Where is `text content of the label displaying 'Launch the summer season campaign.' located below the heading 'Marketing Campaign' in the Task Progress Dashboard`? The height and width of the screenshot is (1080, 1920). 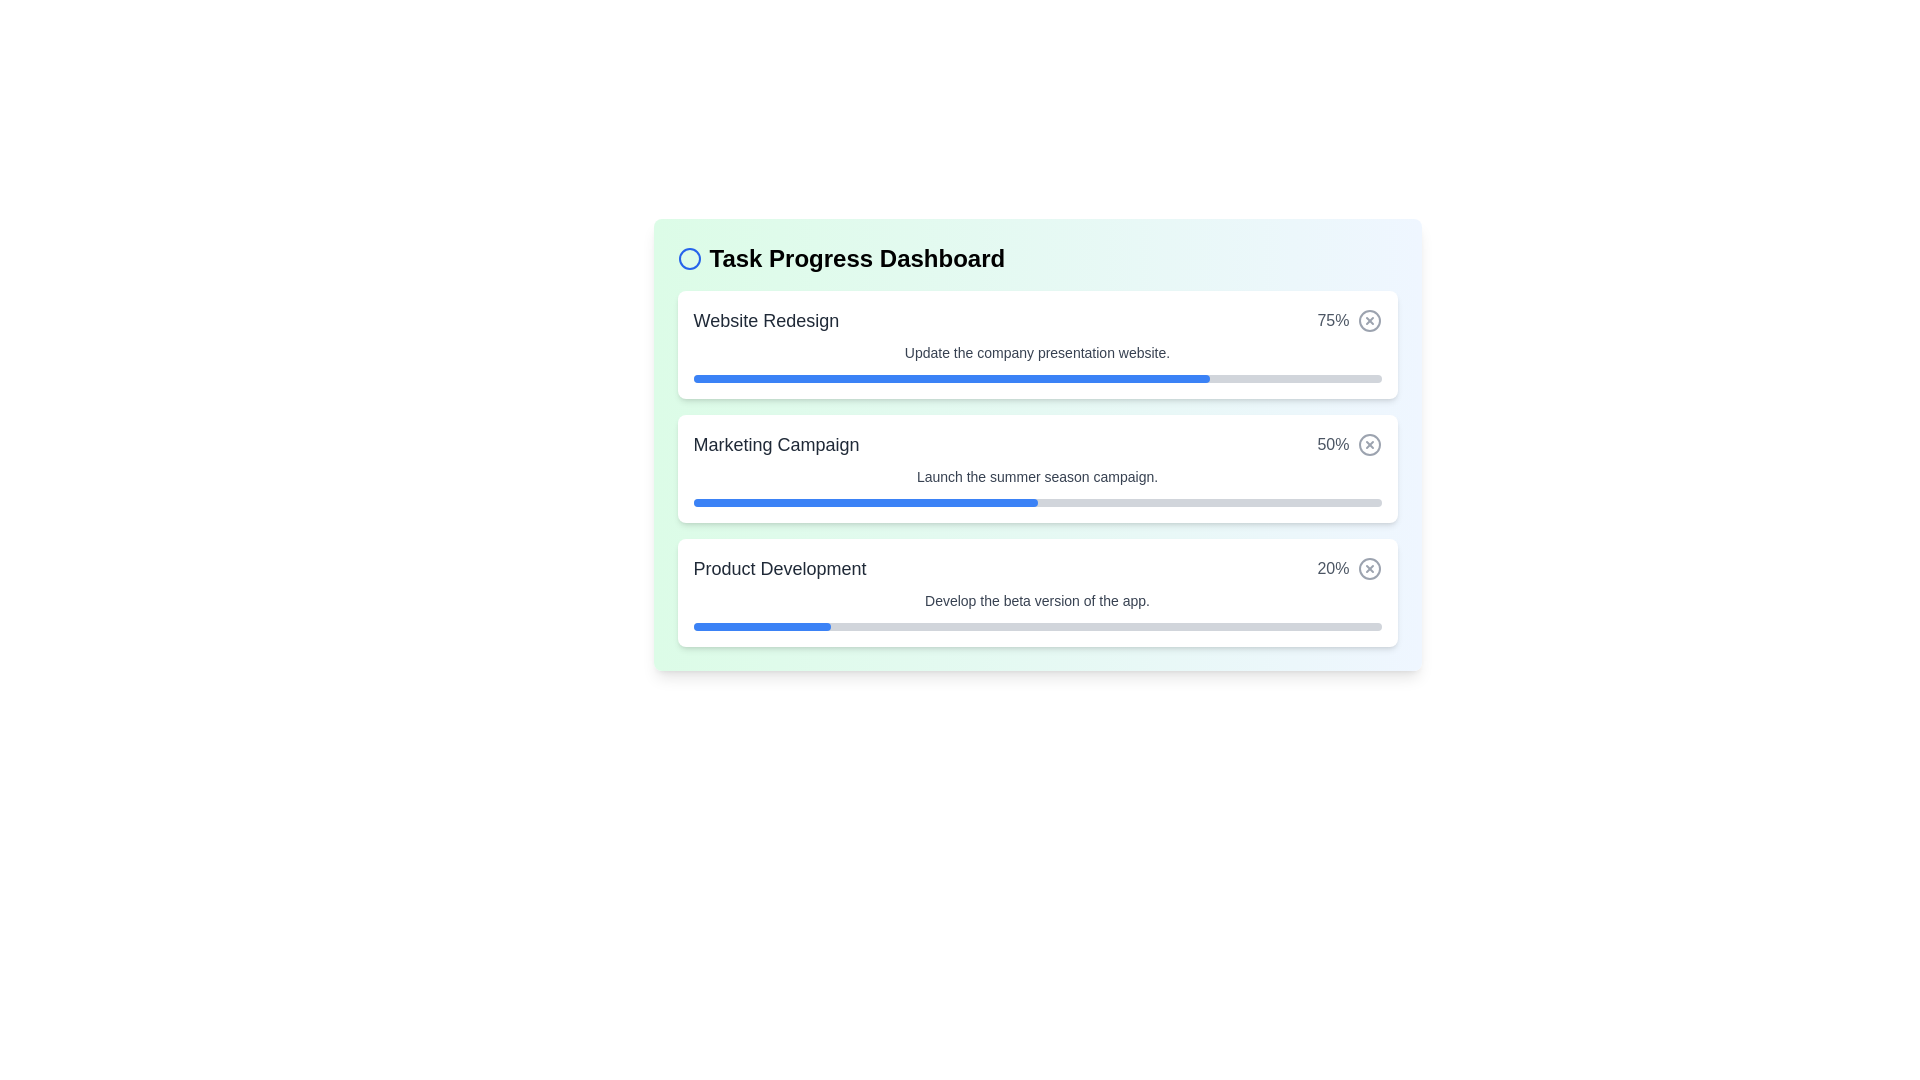
text content of the label displaying 'Launch the summer season campaign.' located below the heading 'Marketing Campaign' in the Task Progress Dashboard is located at coordinates (1037, 477).